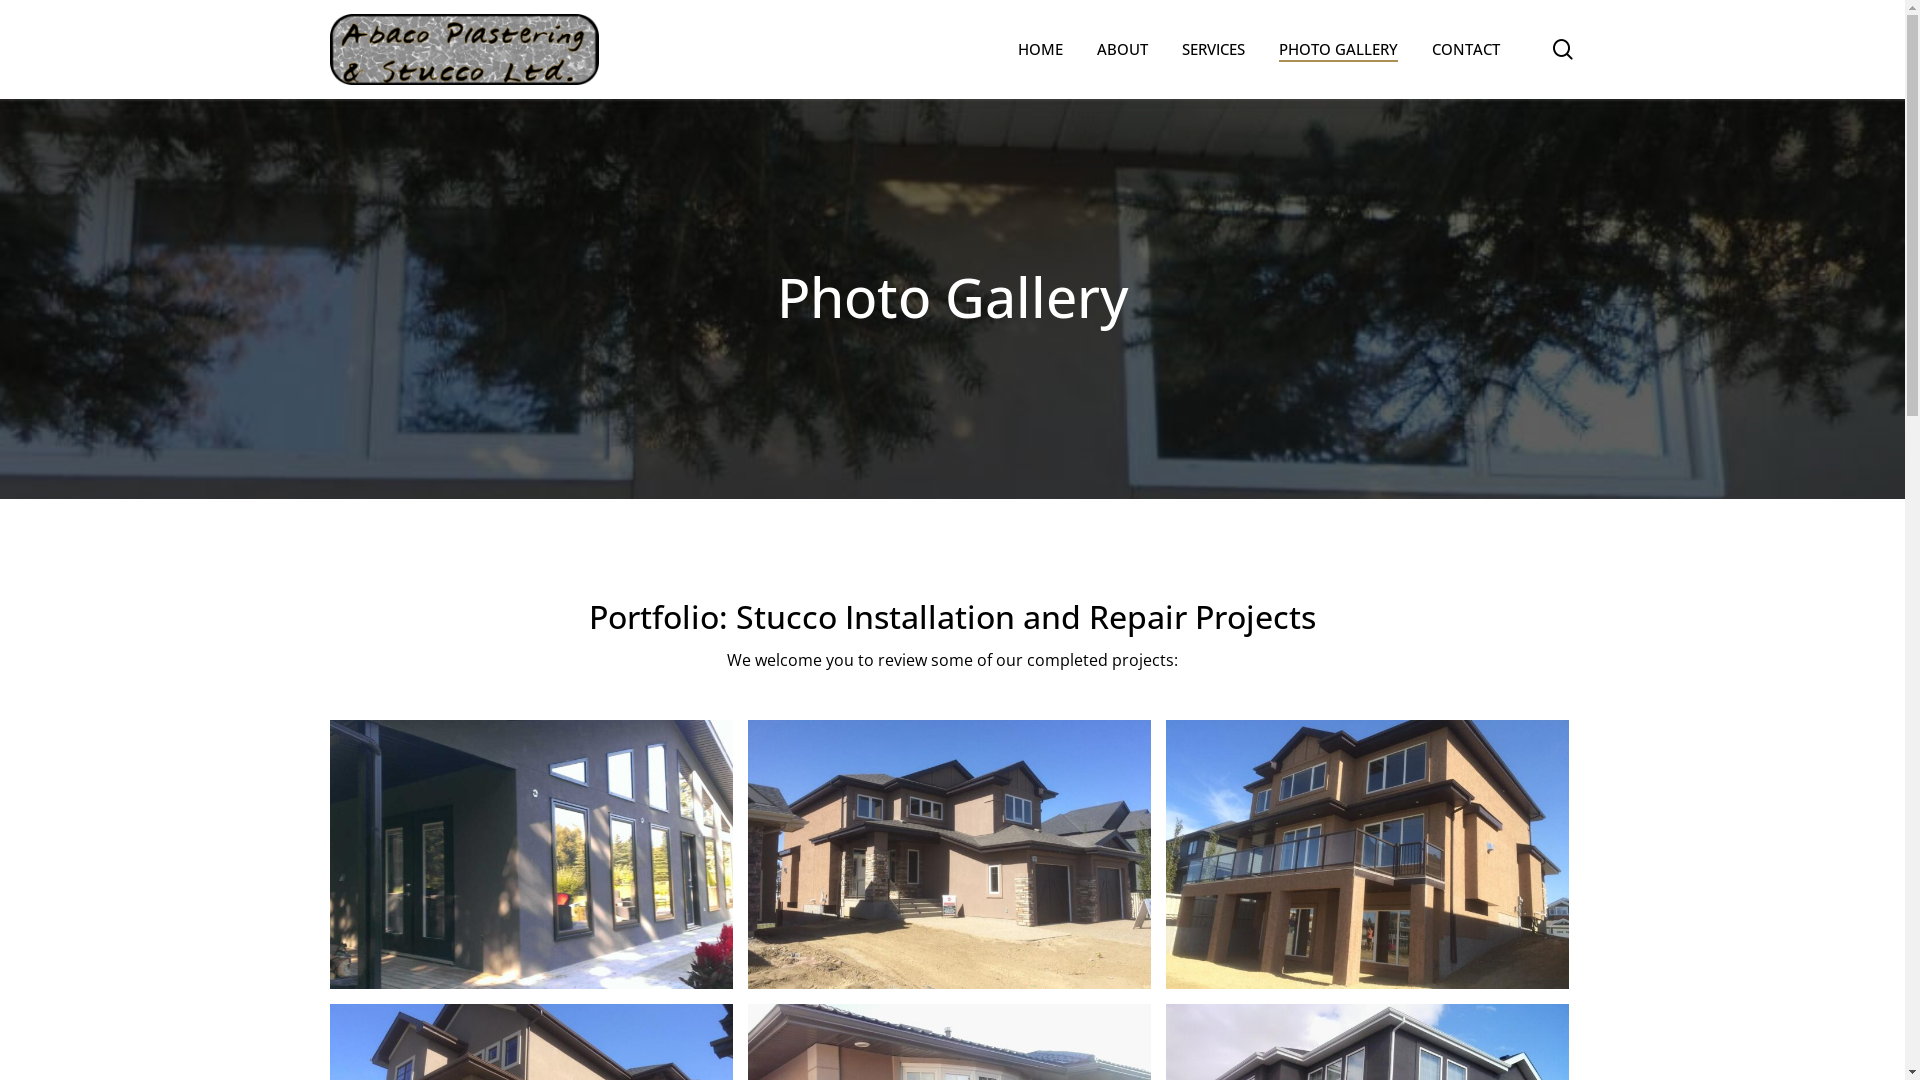 The image size is (1920, 1080). Describe the element at coordinates (1562, 48) in the screenshot. I see `'search'` at that location.